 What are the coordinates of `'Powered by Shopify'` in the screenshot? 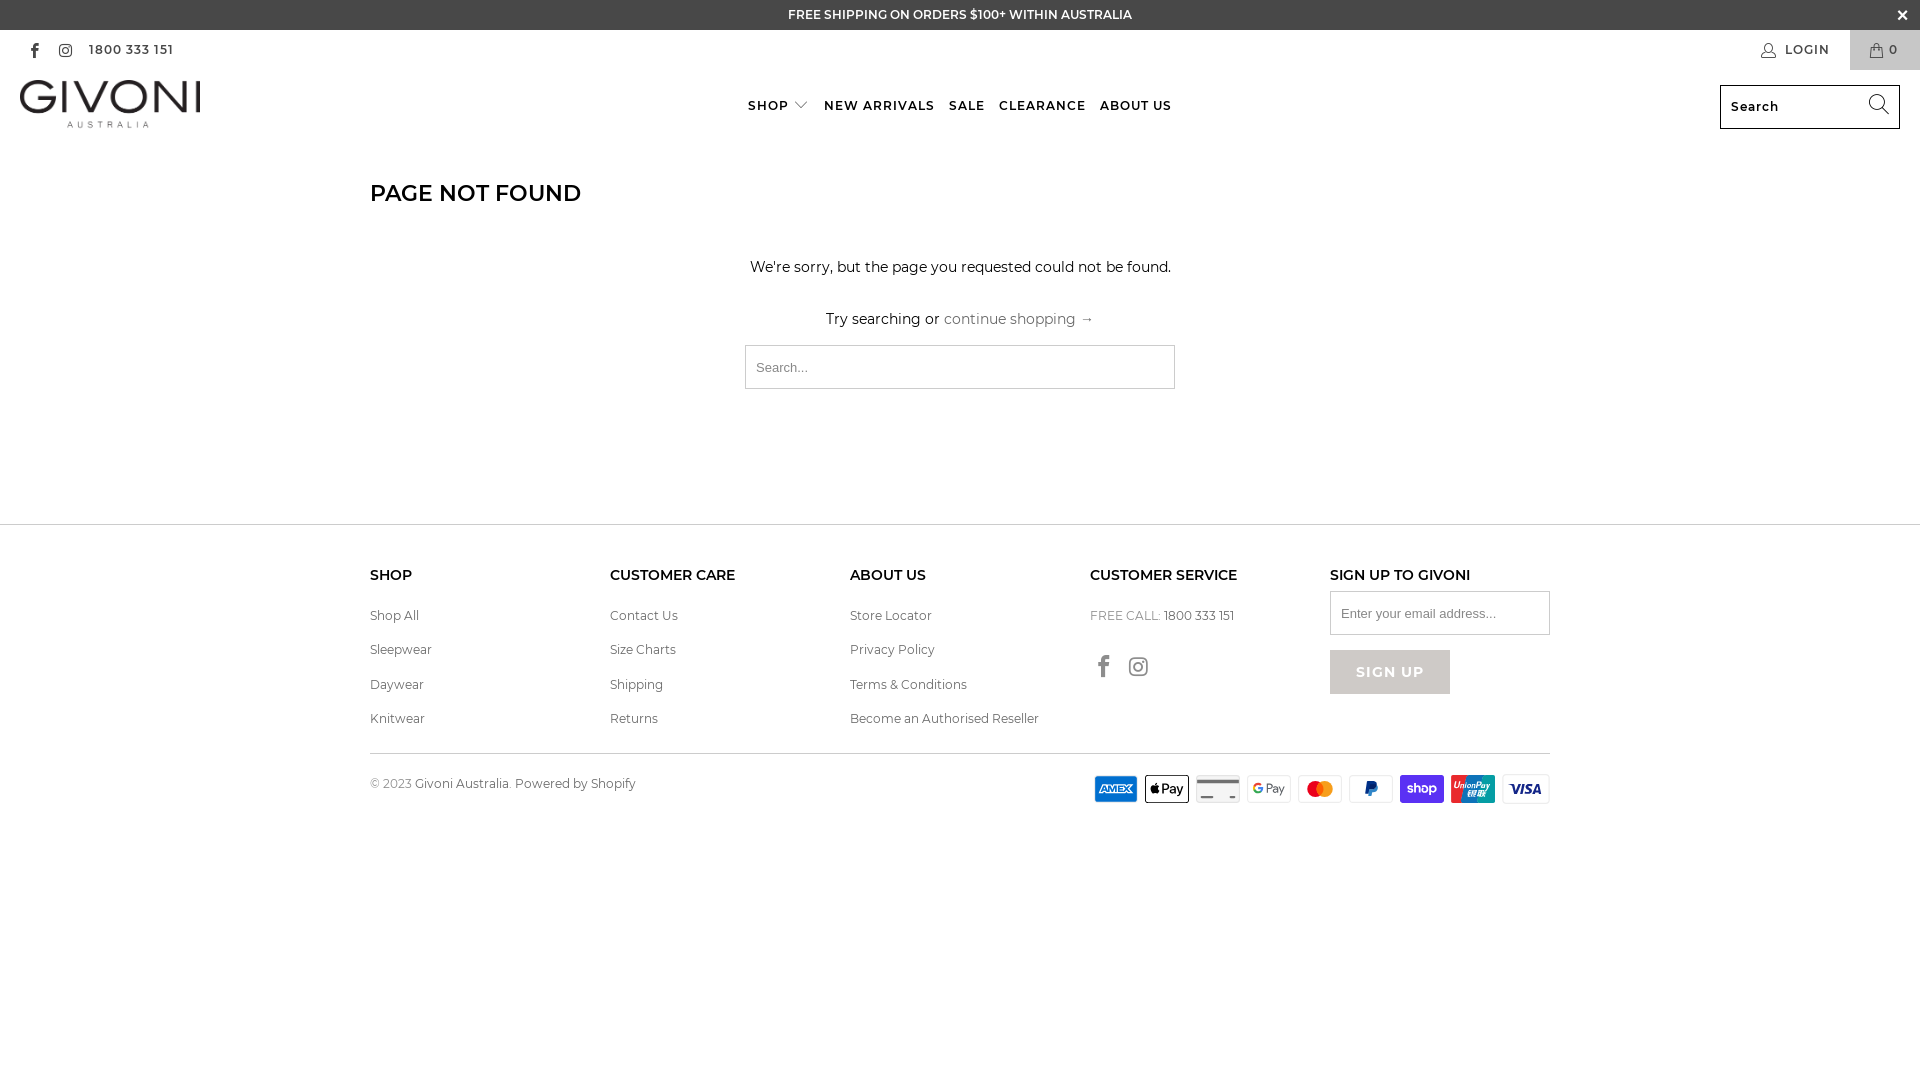 It's located at (574, 782).